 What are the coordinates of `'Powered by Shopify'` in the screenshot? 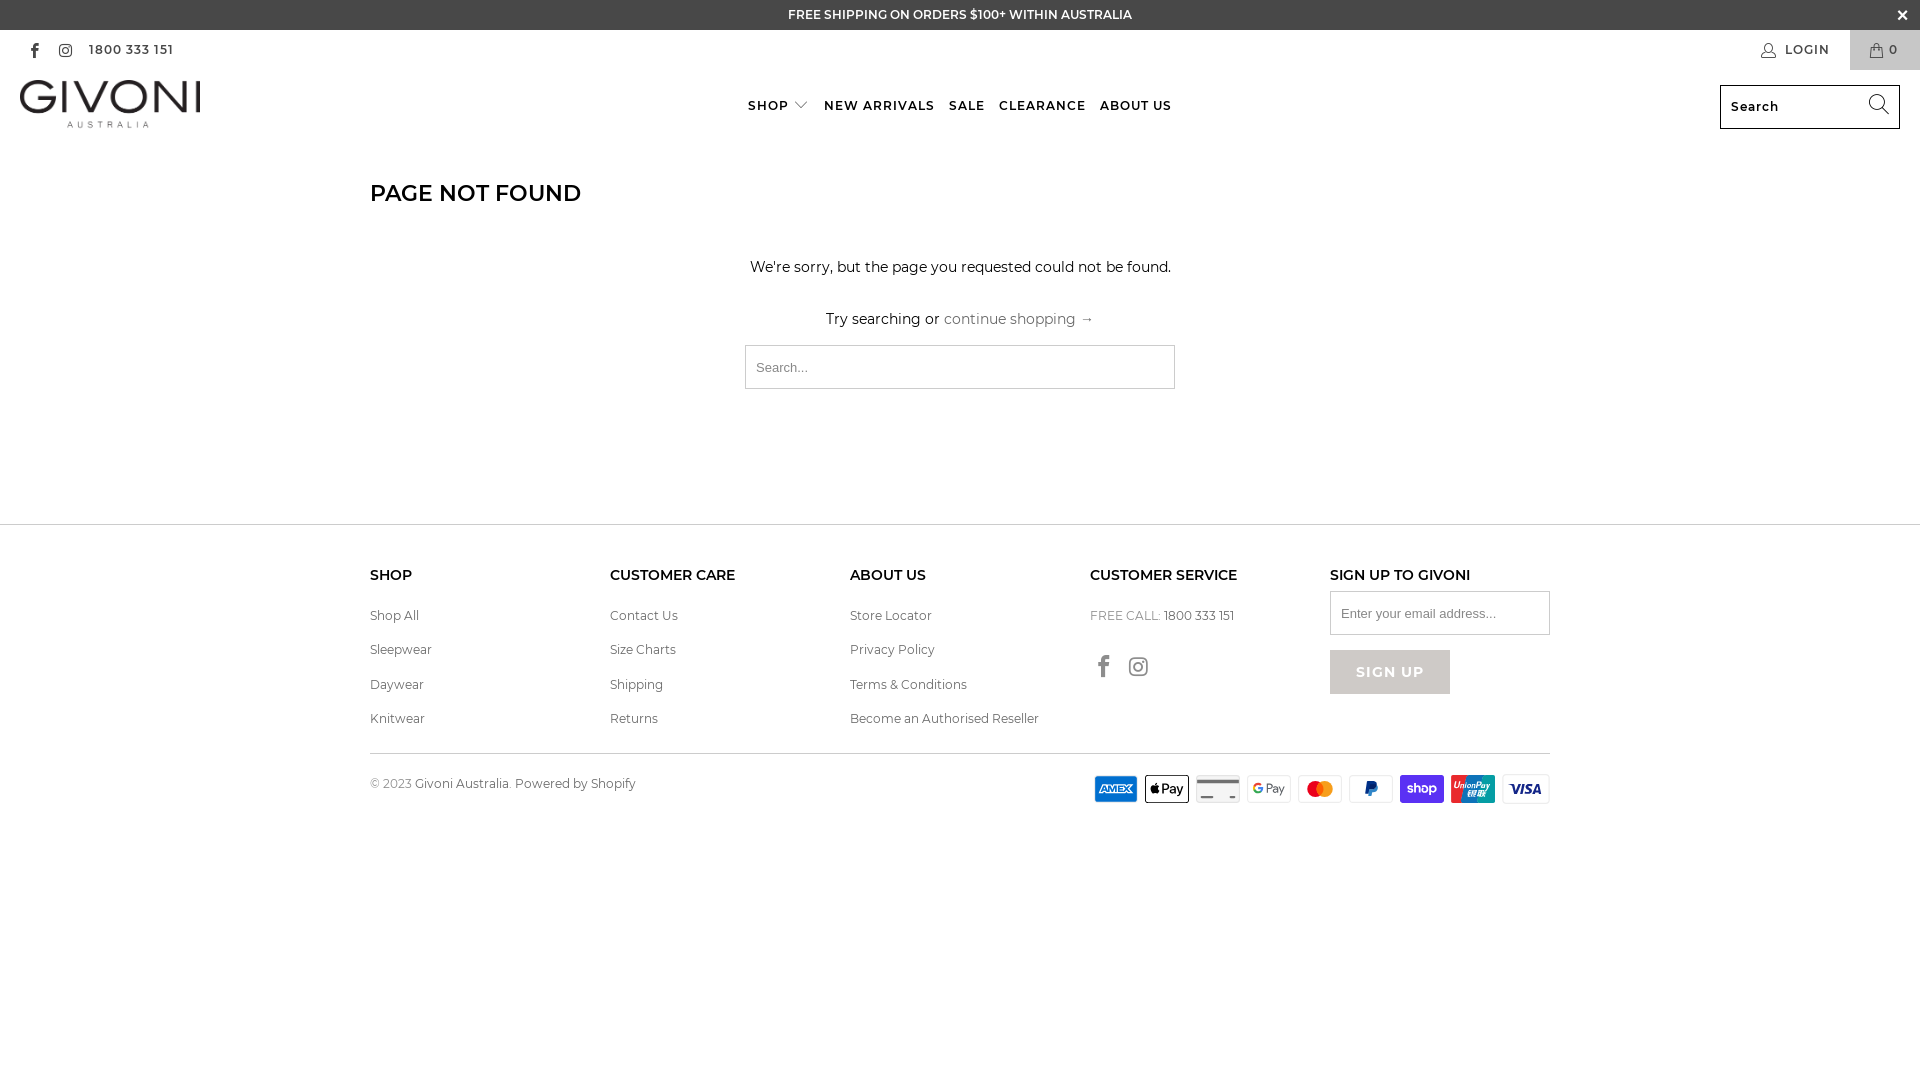 It's located at (574, 782).